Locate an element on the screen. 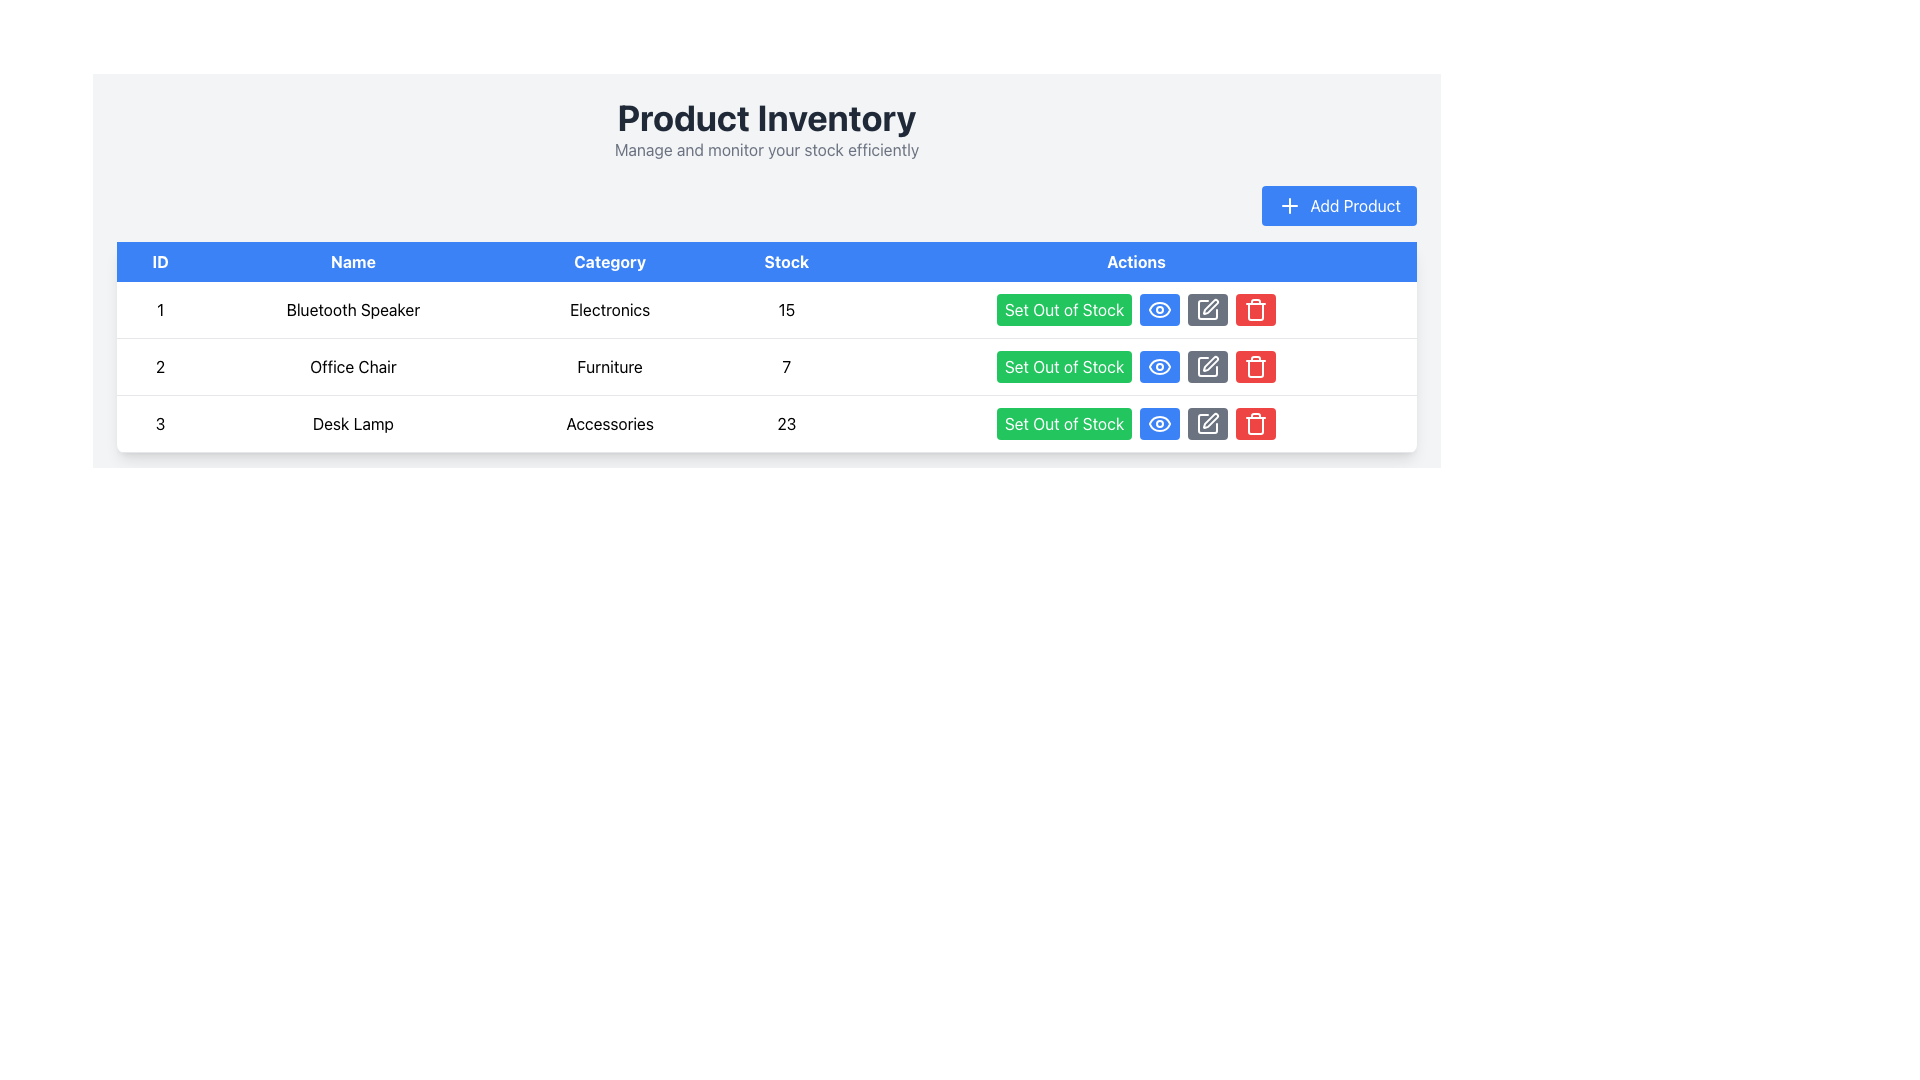 The width and height of the screenshot is (1920, 1080). the third row of the Product Inventory table containing the product 'Desk Lamp' for details is located at coordinates (766, 423).